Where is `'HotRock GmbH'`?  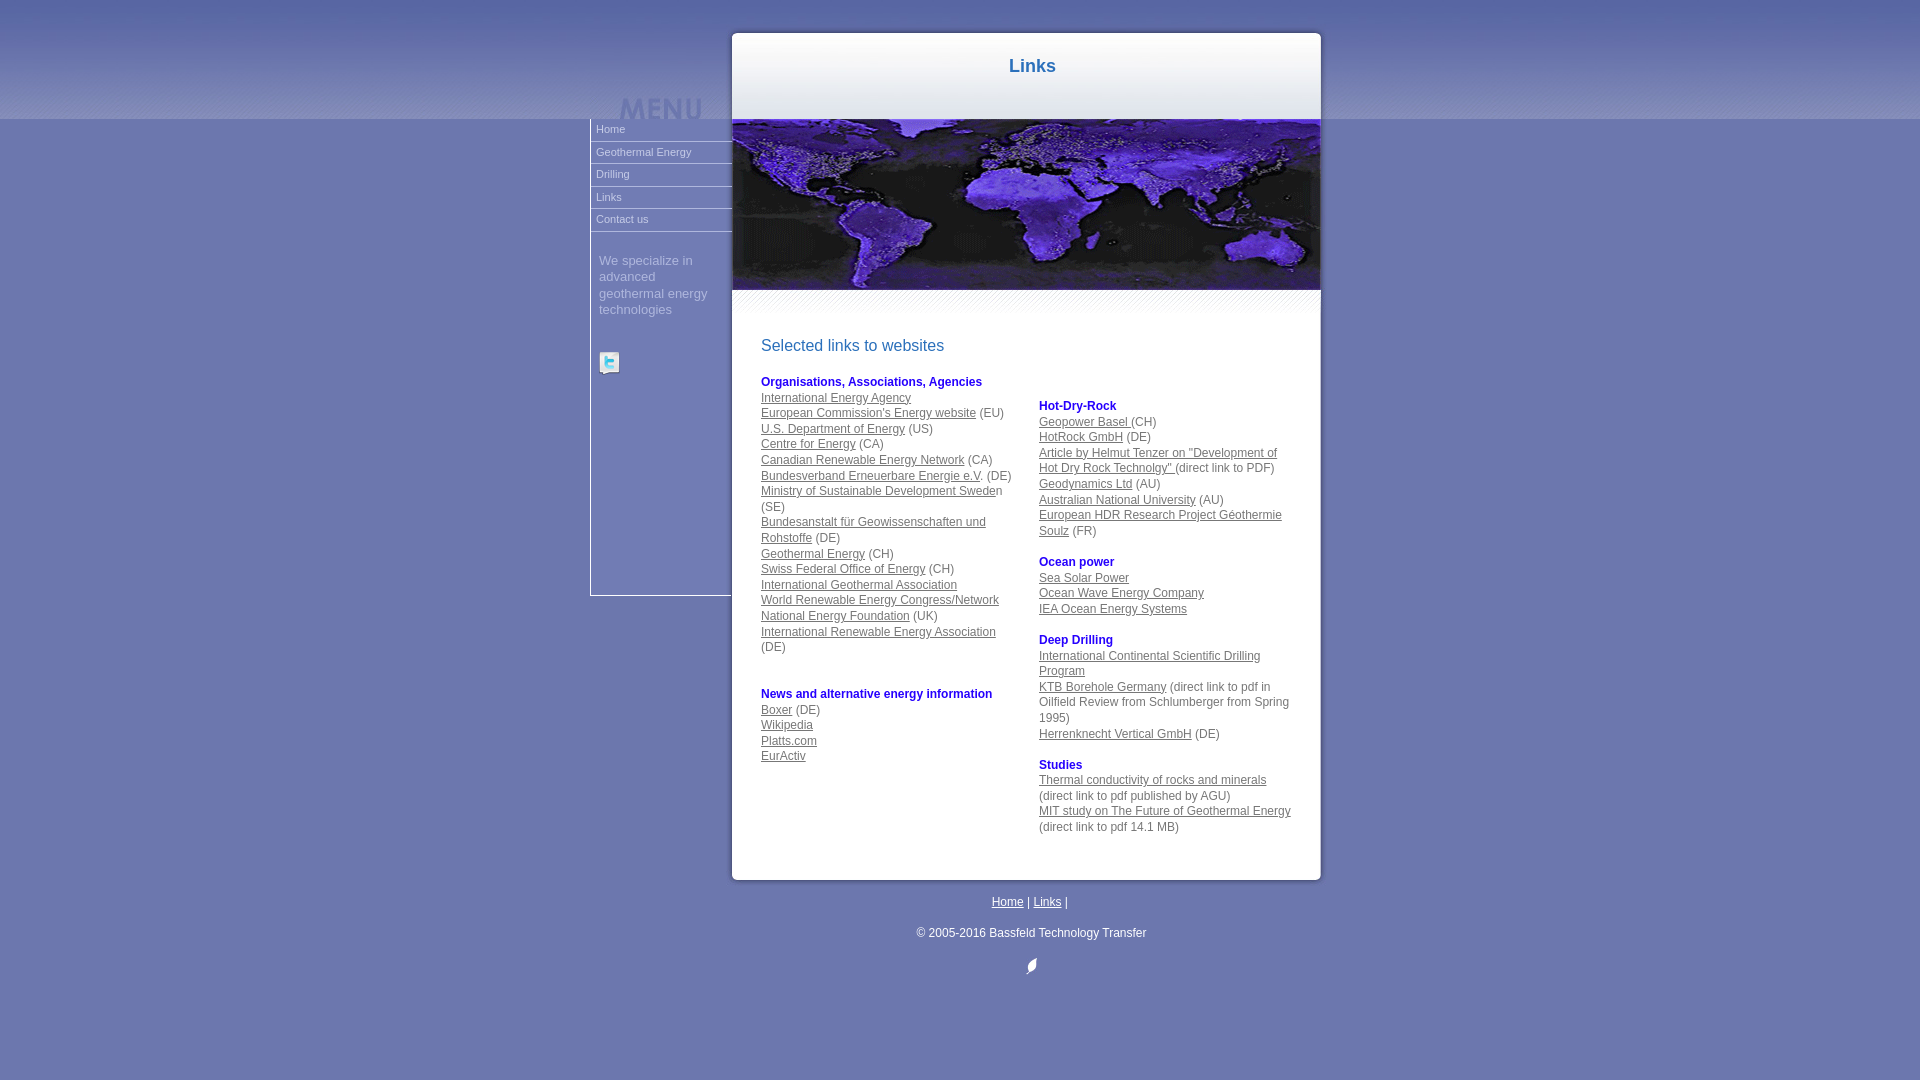
'HotRock GmbH' is located at coordinates (1079, 435).